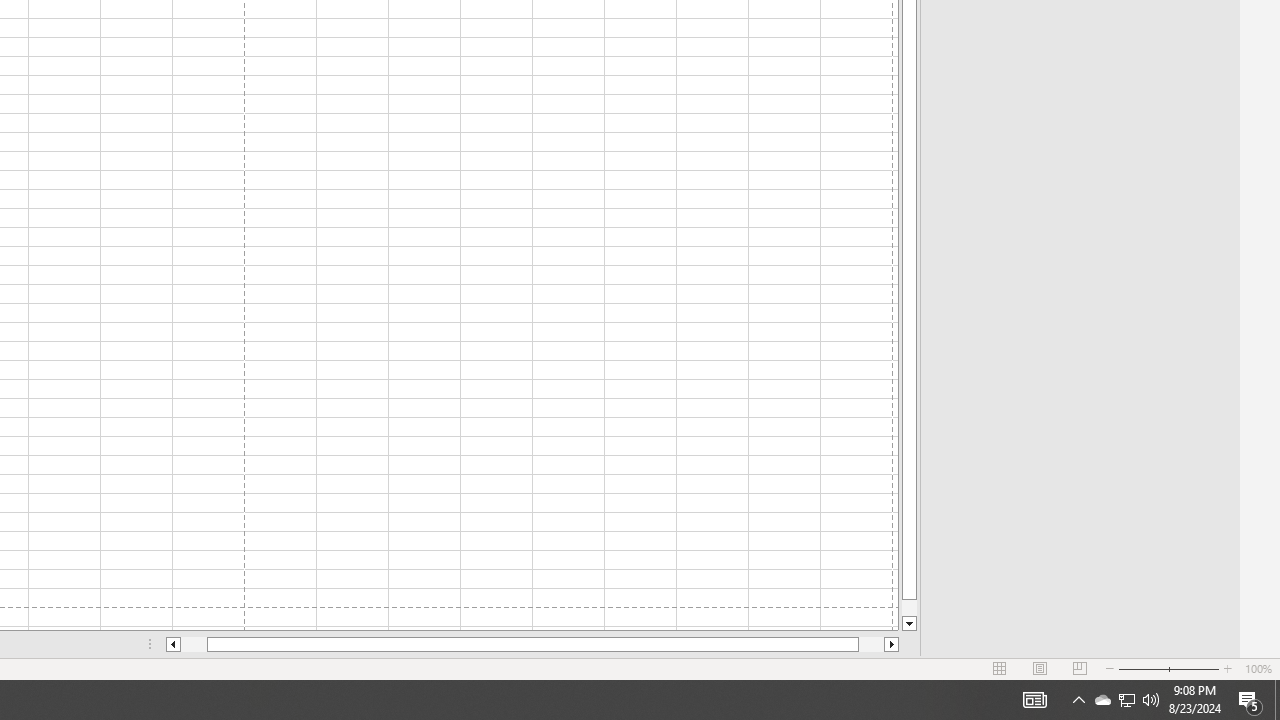 Image resolution: width=1280 pixels, height=720 pixels. I want to click on 'Line down', so click(908, 623).